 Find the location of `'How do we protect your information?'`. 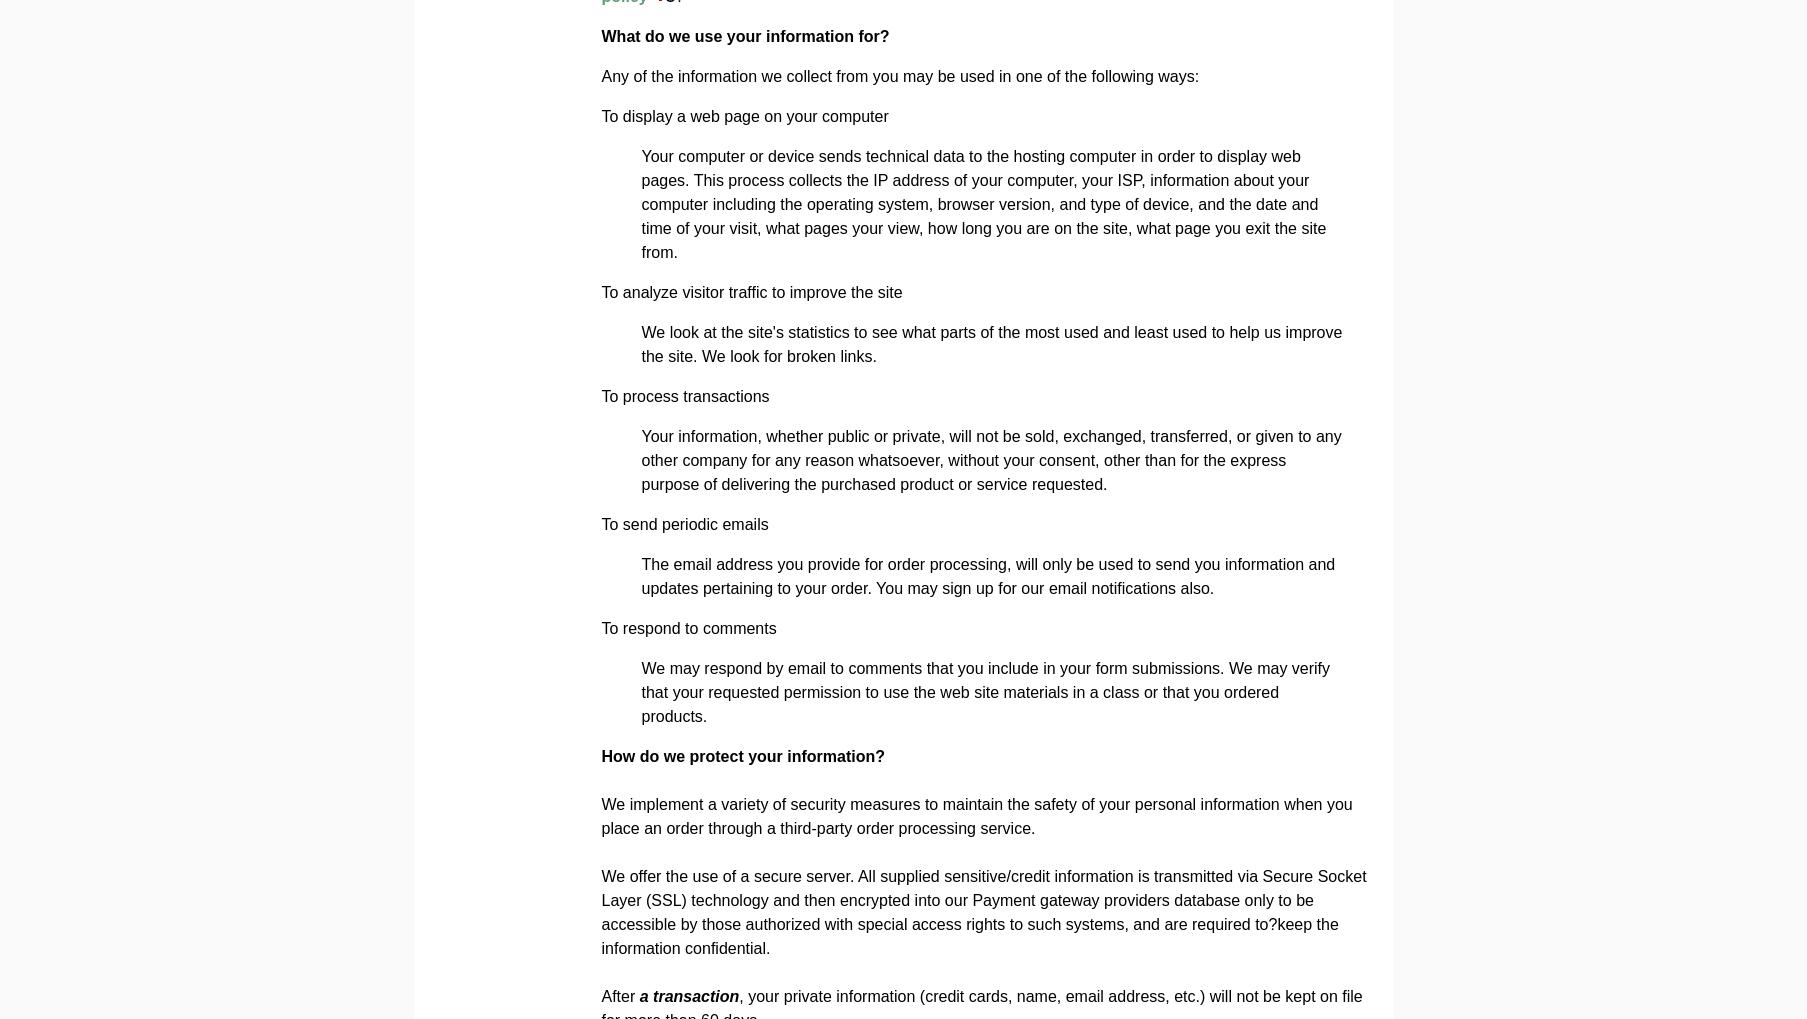

'How do we protect your information?' is located at coordinates (743, 755).